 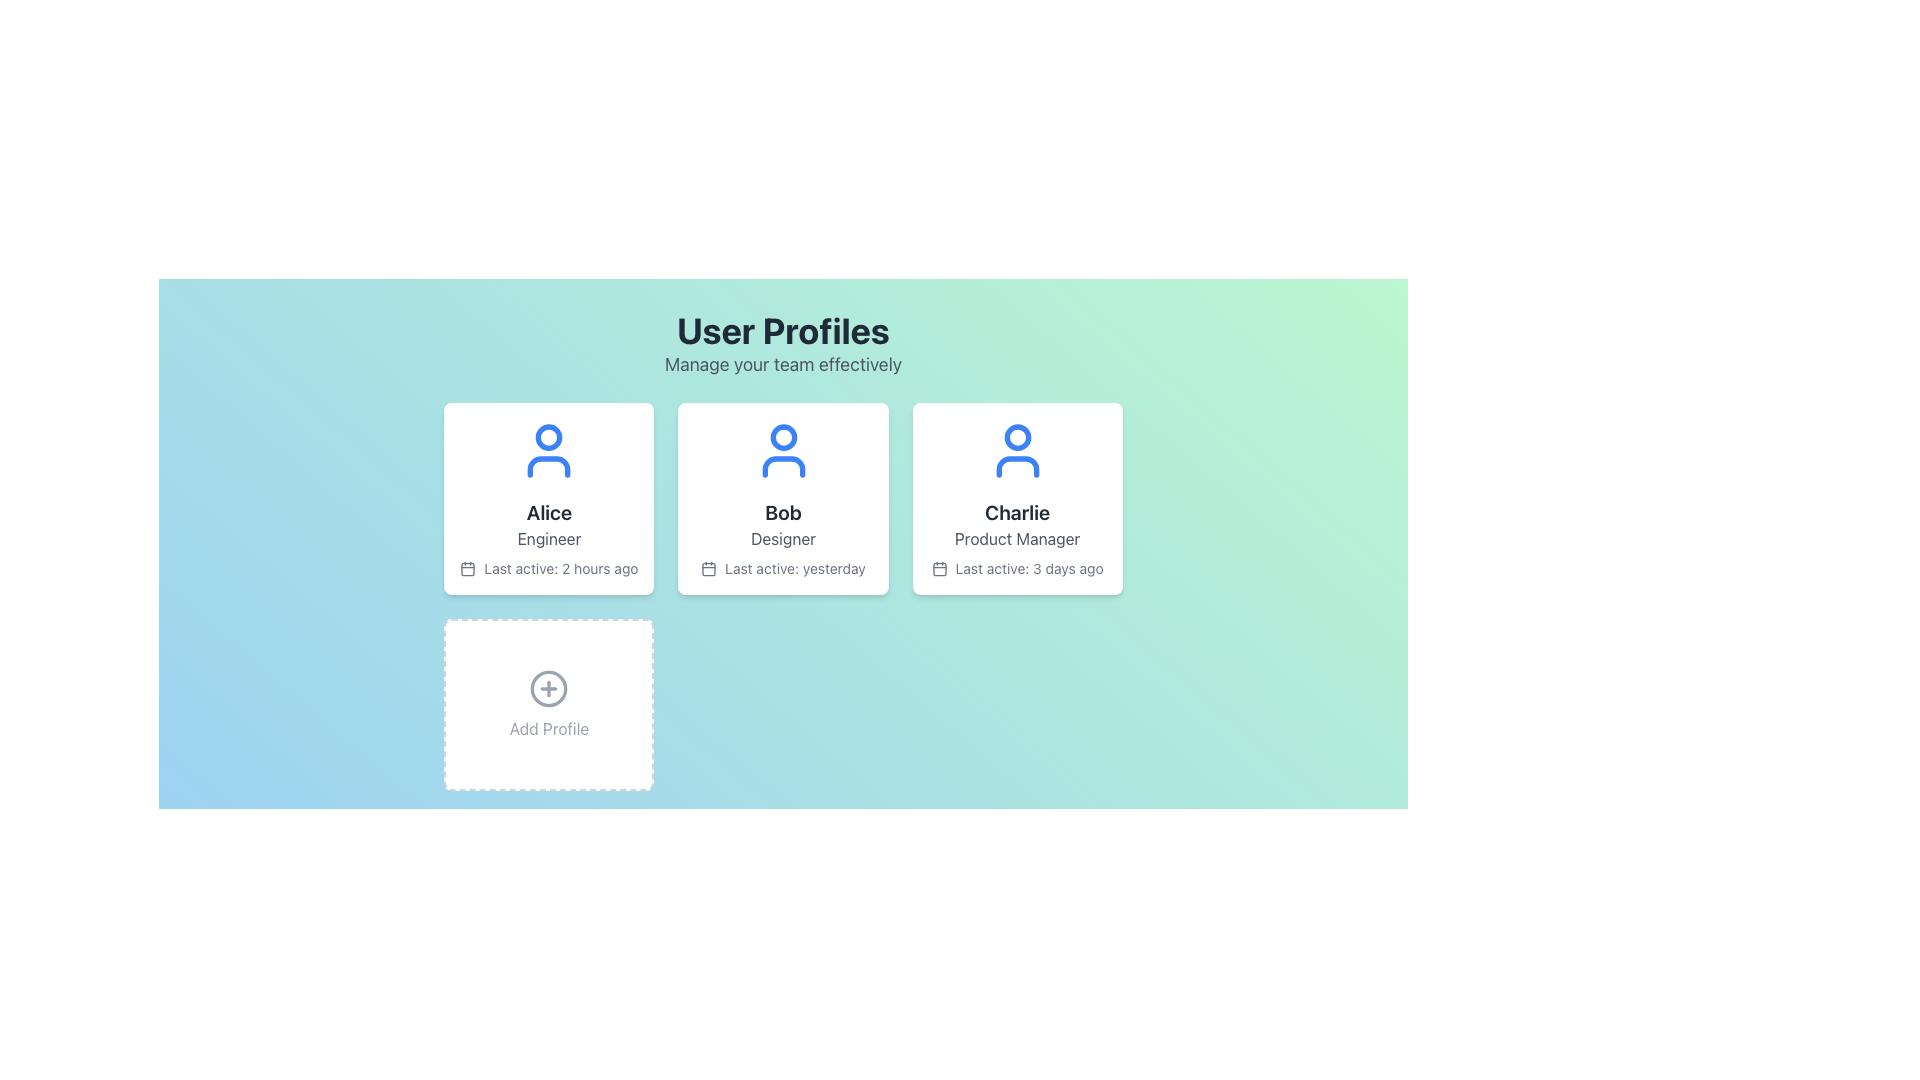 I want to click on the Profile Card displaying user information, specifically the second card in the top row of the grid layout, so click(x=782, y=497).